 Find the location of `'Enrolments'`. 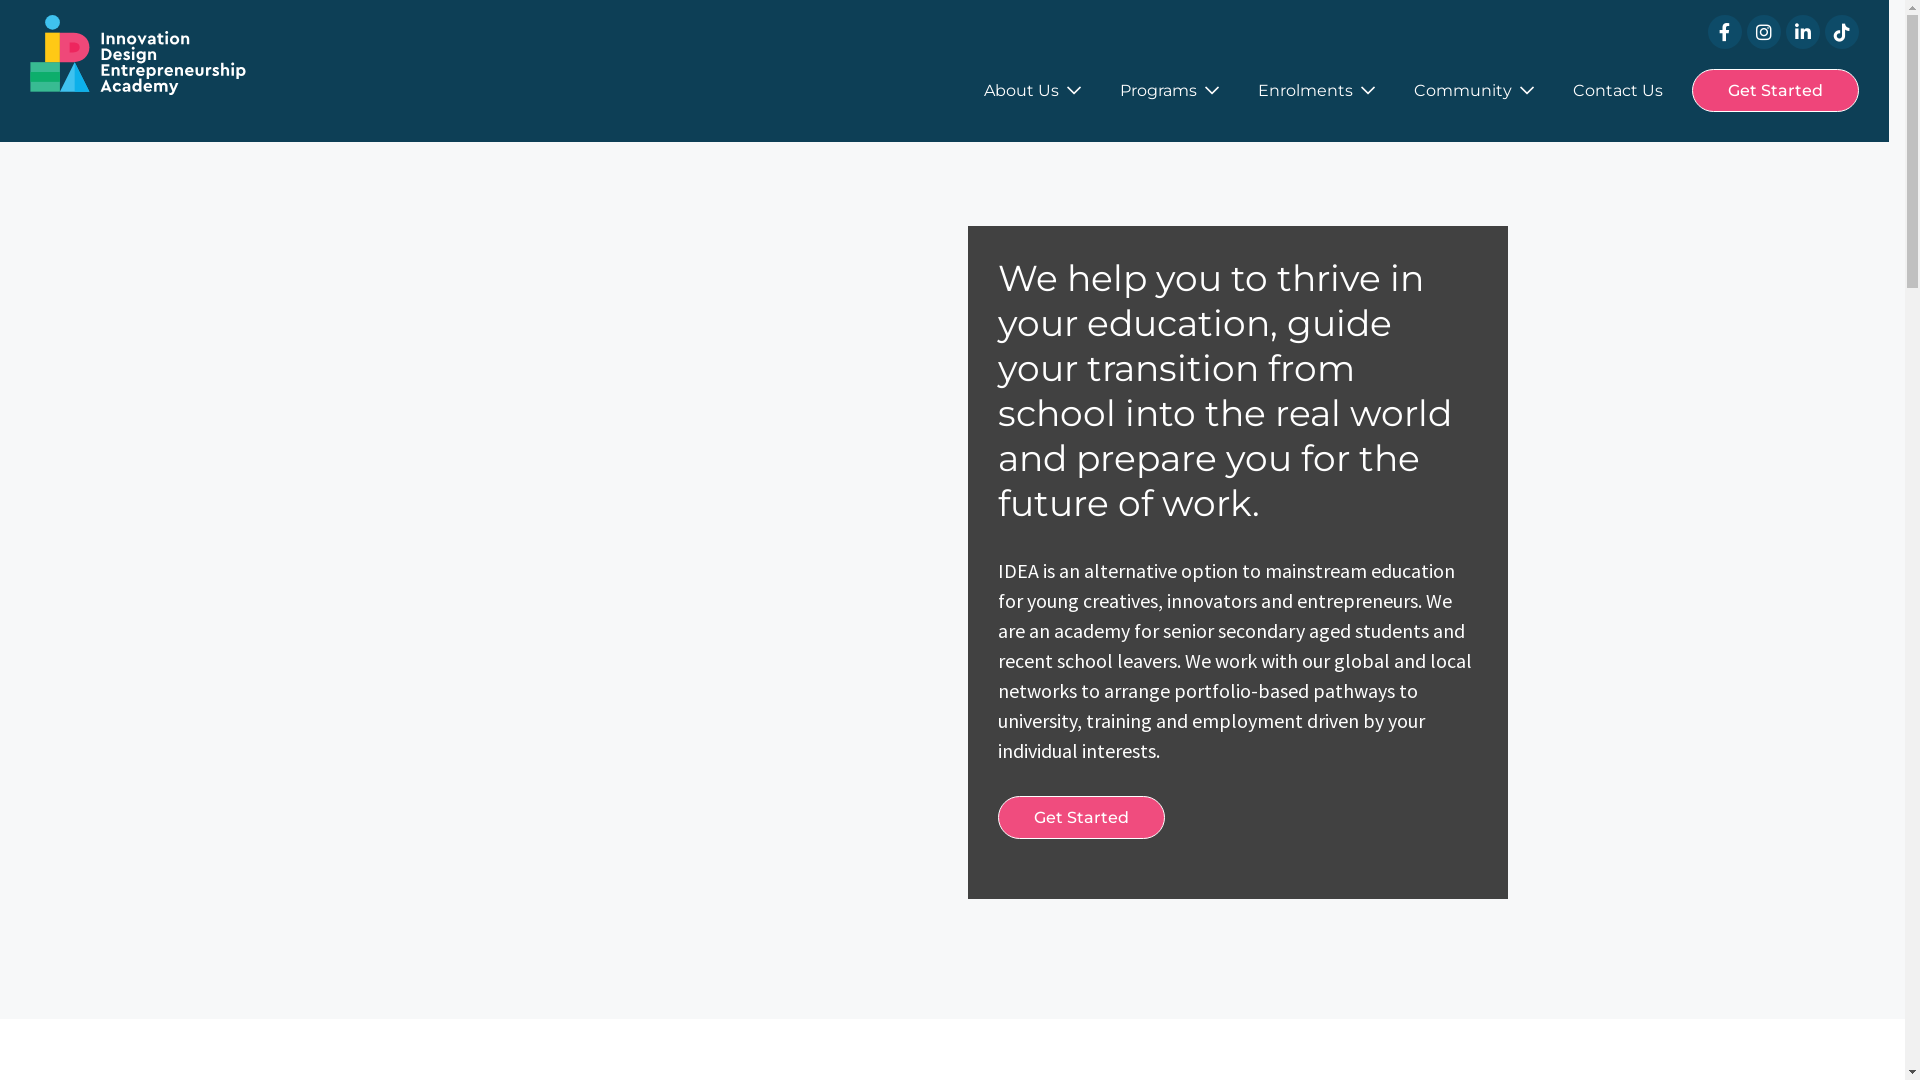

'Enrolments' is located at coordinates (1316, 90).